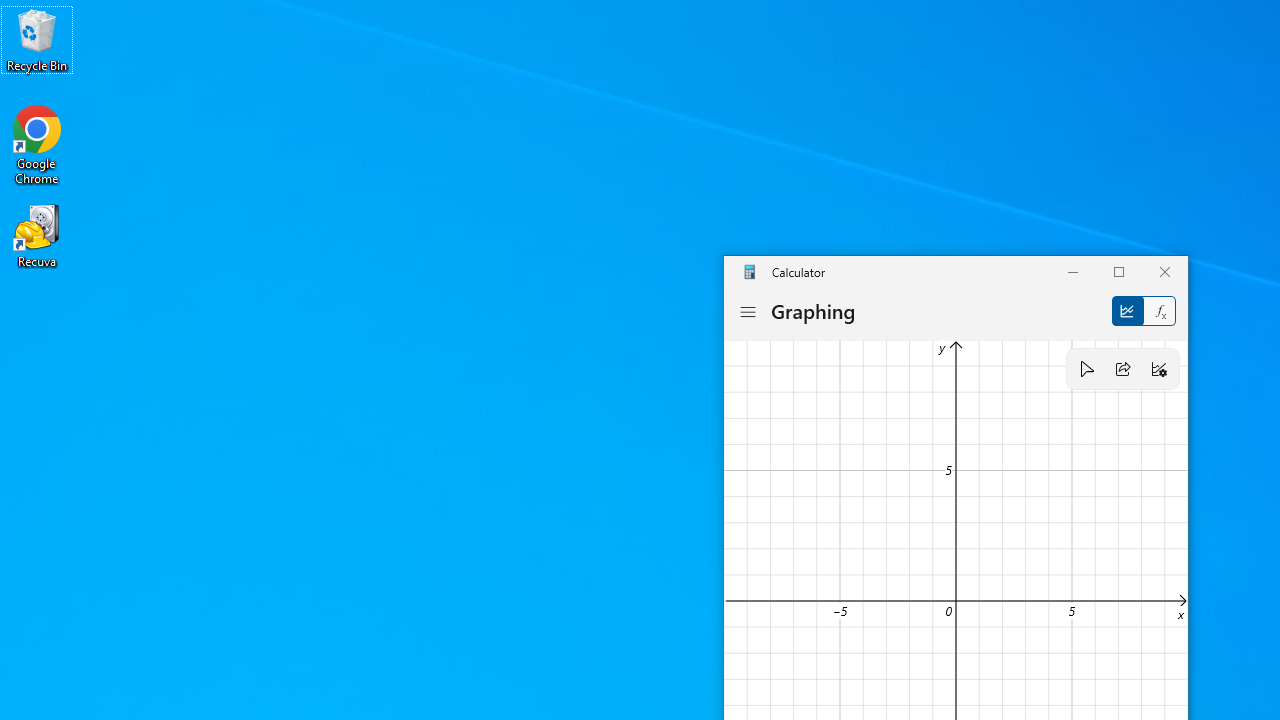  I want to click on 'Recycle Bin', so click(37, 39).